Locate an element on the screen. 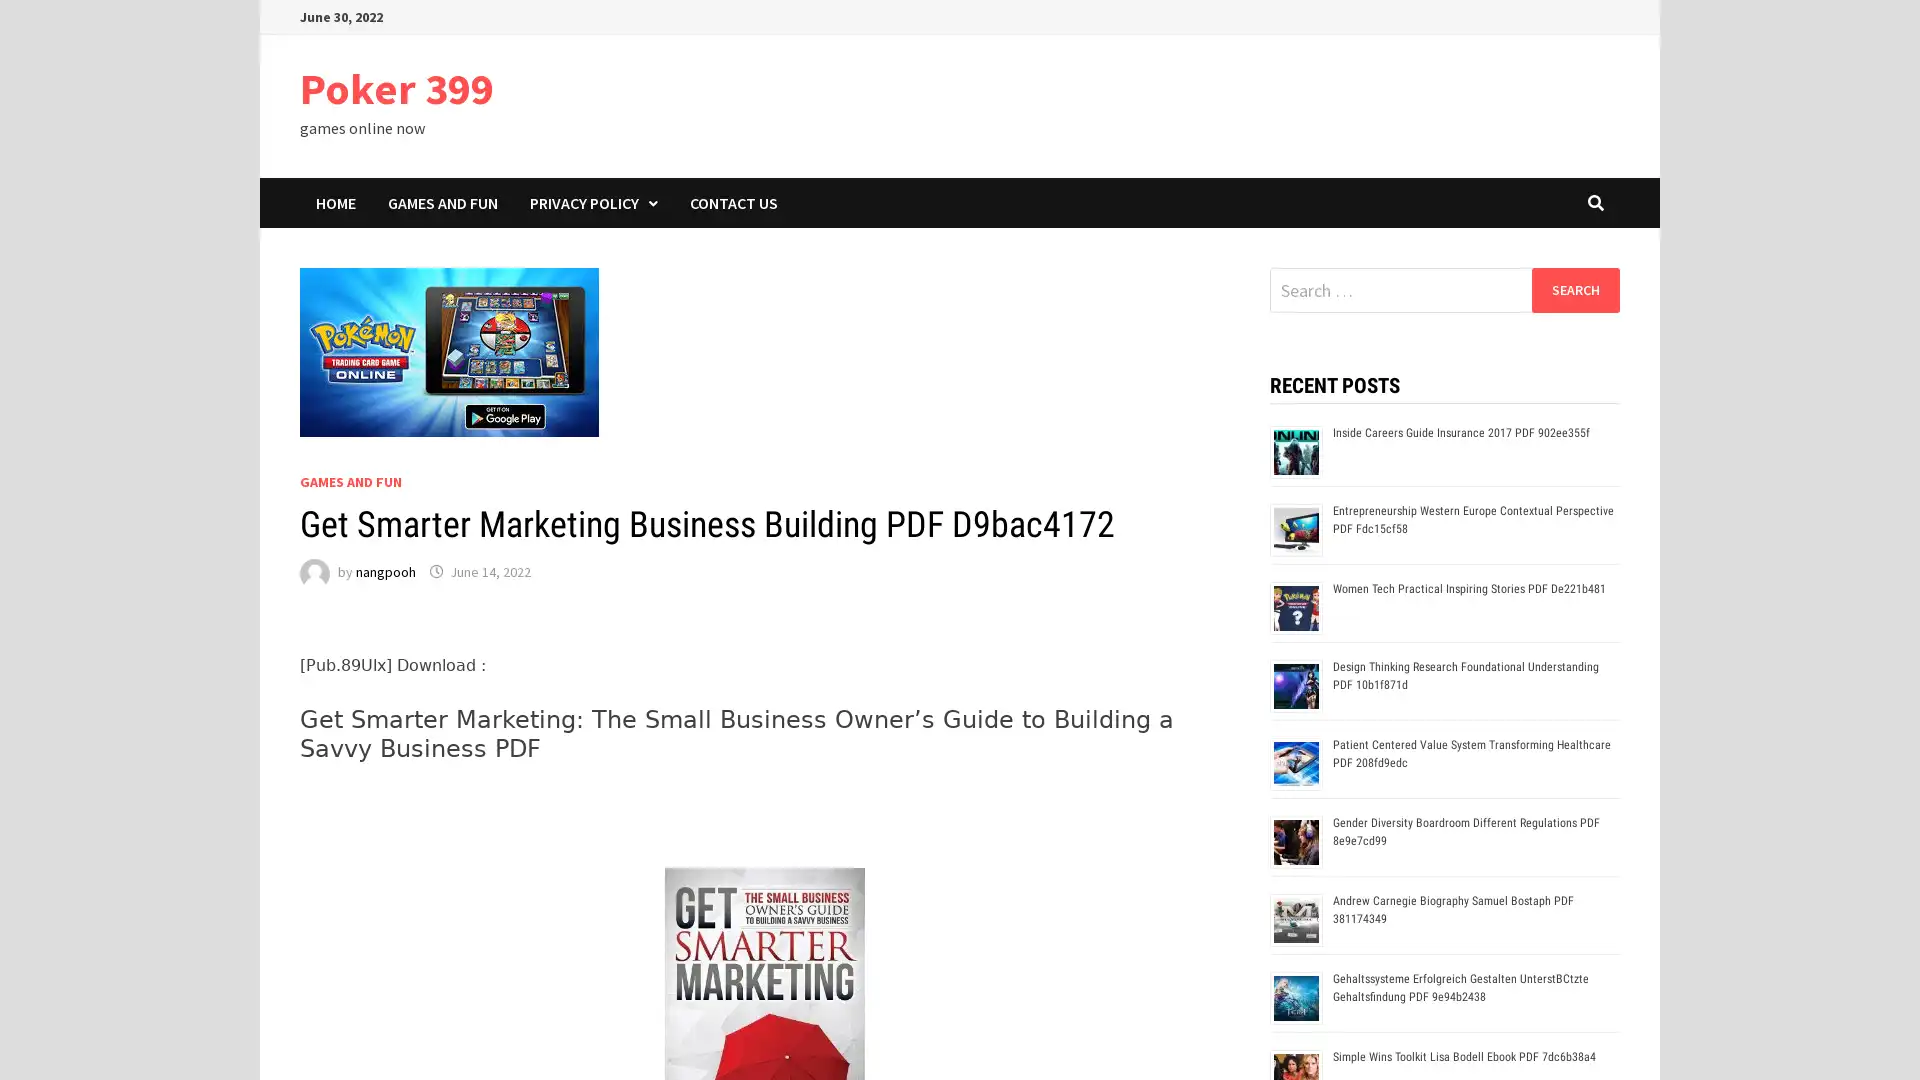 The width and height of the screenshot is (1920, 1080). Search is located at coordinates (1574, 289).